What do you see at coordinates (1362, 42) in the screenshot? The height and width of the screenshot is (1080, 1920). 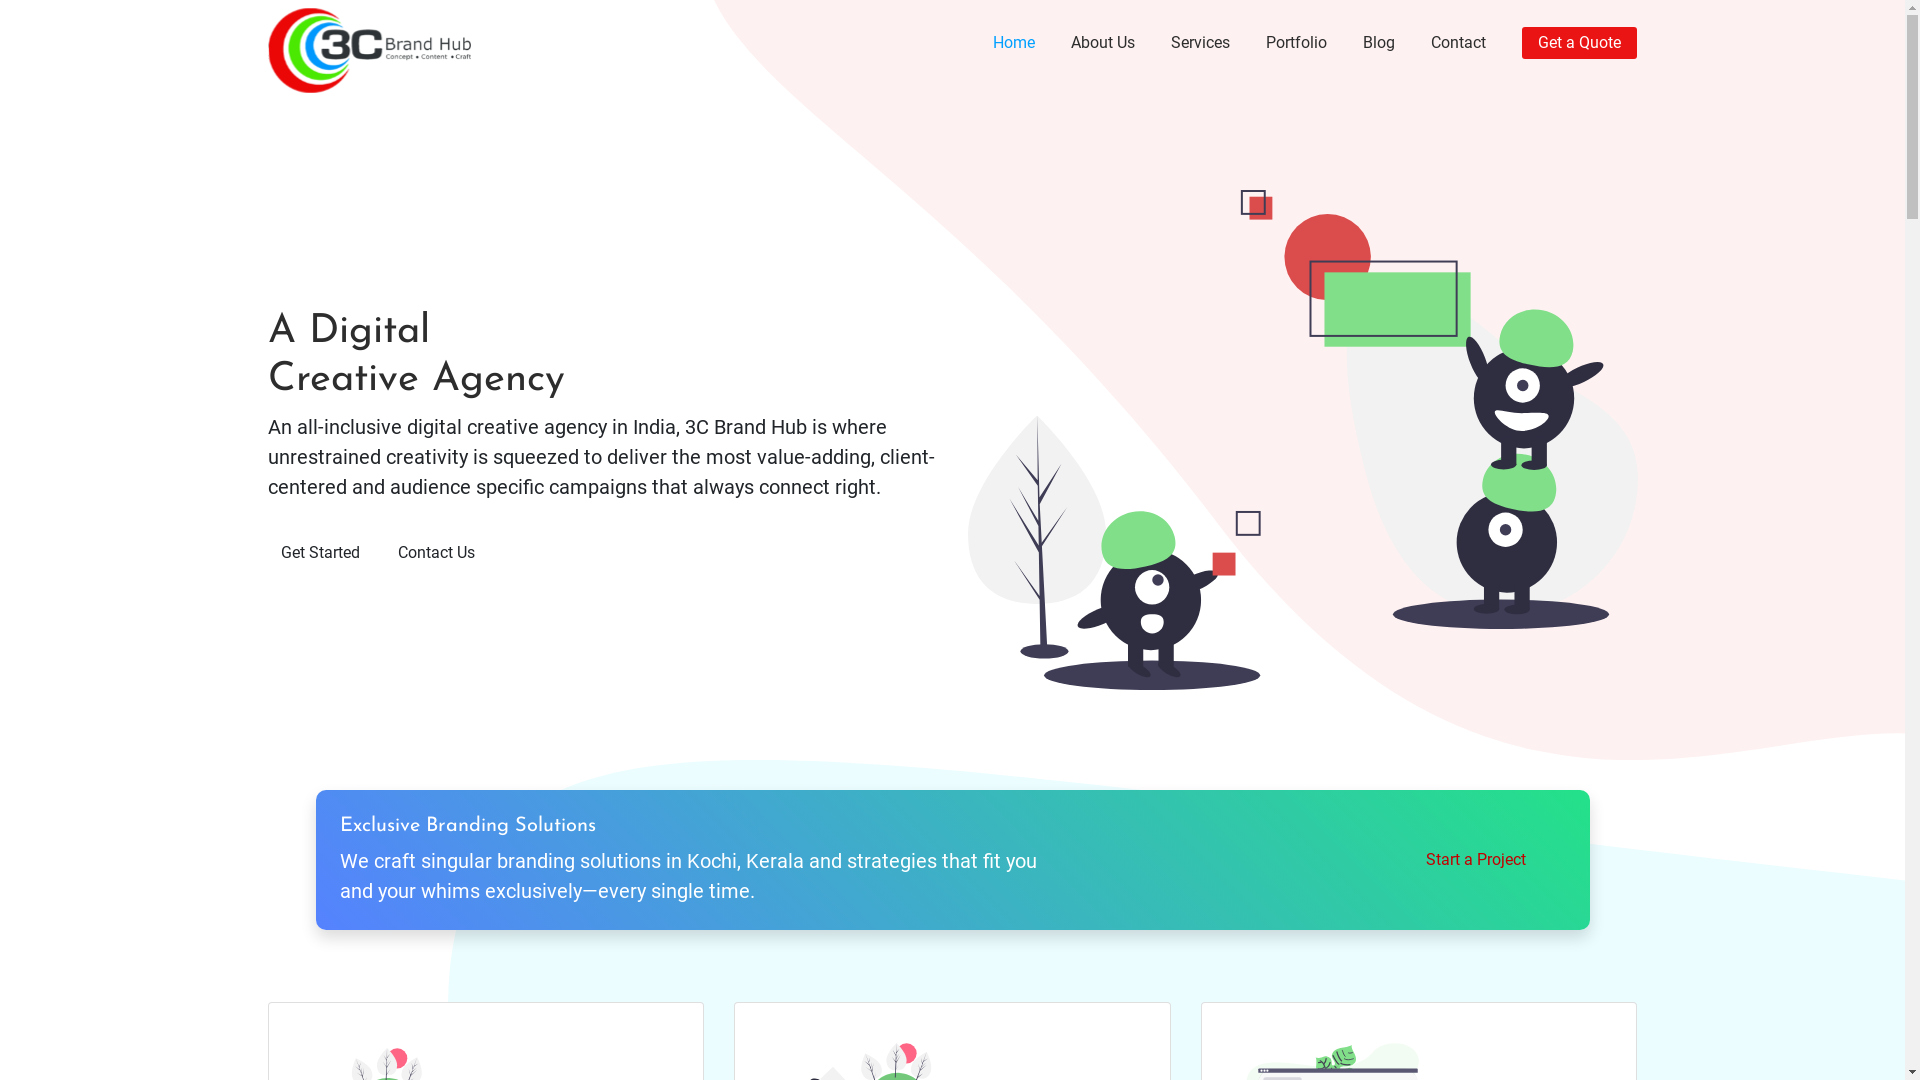 I see `'Blog'` at bounding box center [1362, 42].